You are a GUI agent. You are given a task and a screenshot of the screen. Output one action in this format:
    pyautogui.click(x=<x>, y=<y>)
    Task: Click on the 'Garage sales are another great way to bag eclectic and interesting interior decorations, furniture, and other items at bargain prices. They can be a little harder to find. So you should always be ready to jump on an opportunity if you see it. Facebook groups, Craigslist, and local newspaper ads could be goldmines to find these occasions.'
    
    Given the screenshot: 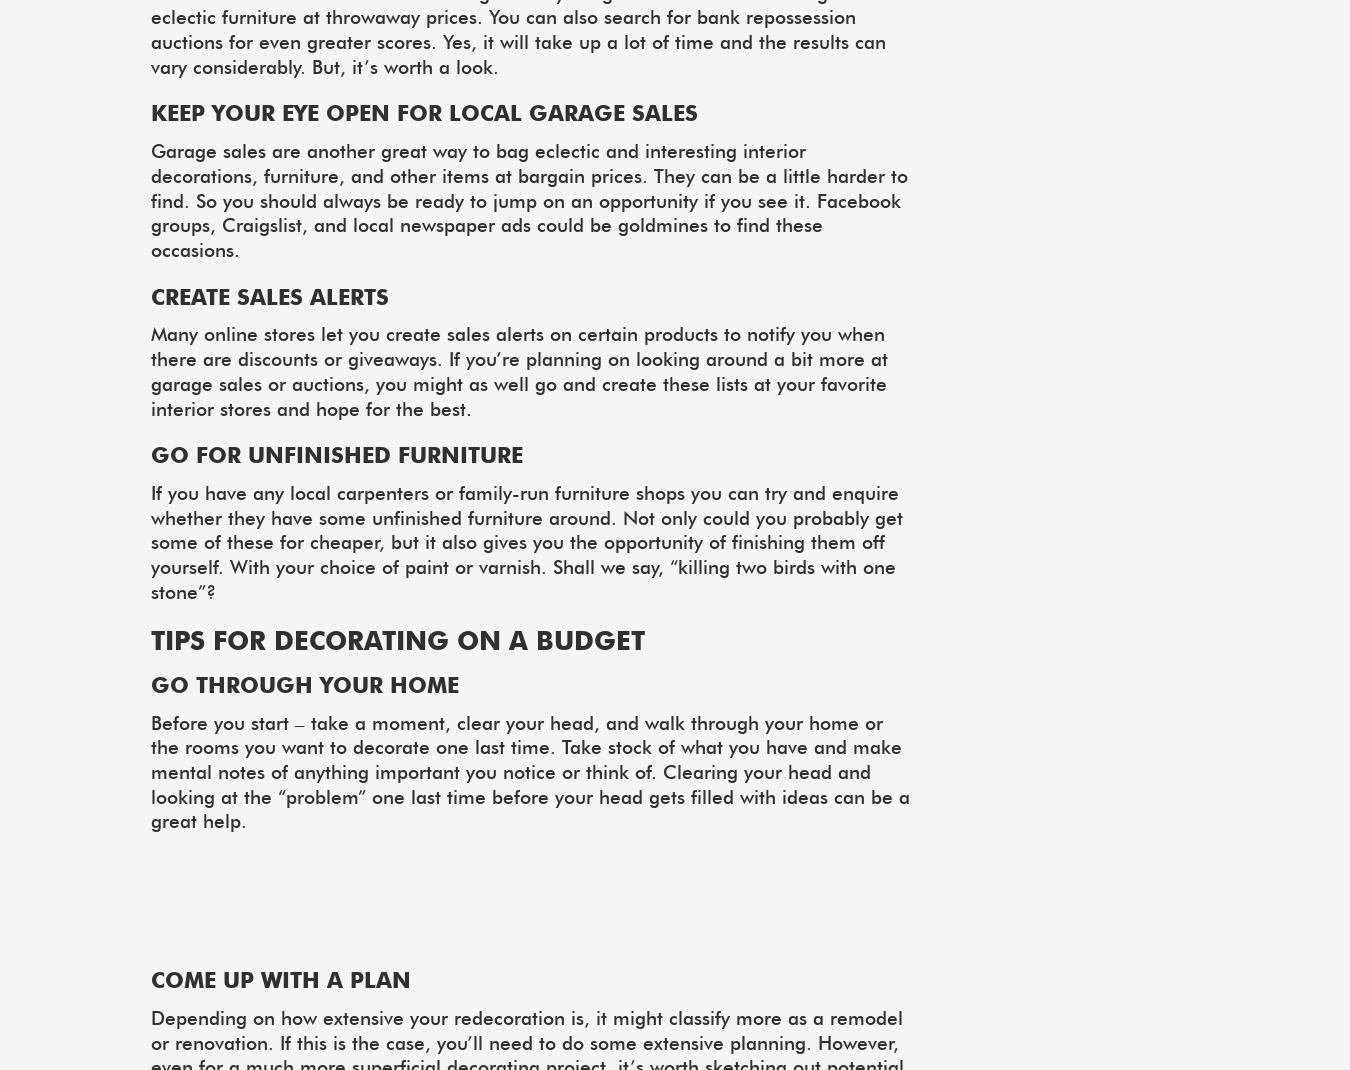 What is the action you would take?
    pyautogui.click(x=151, y=198)
    